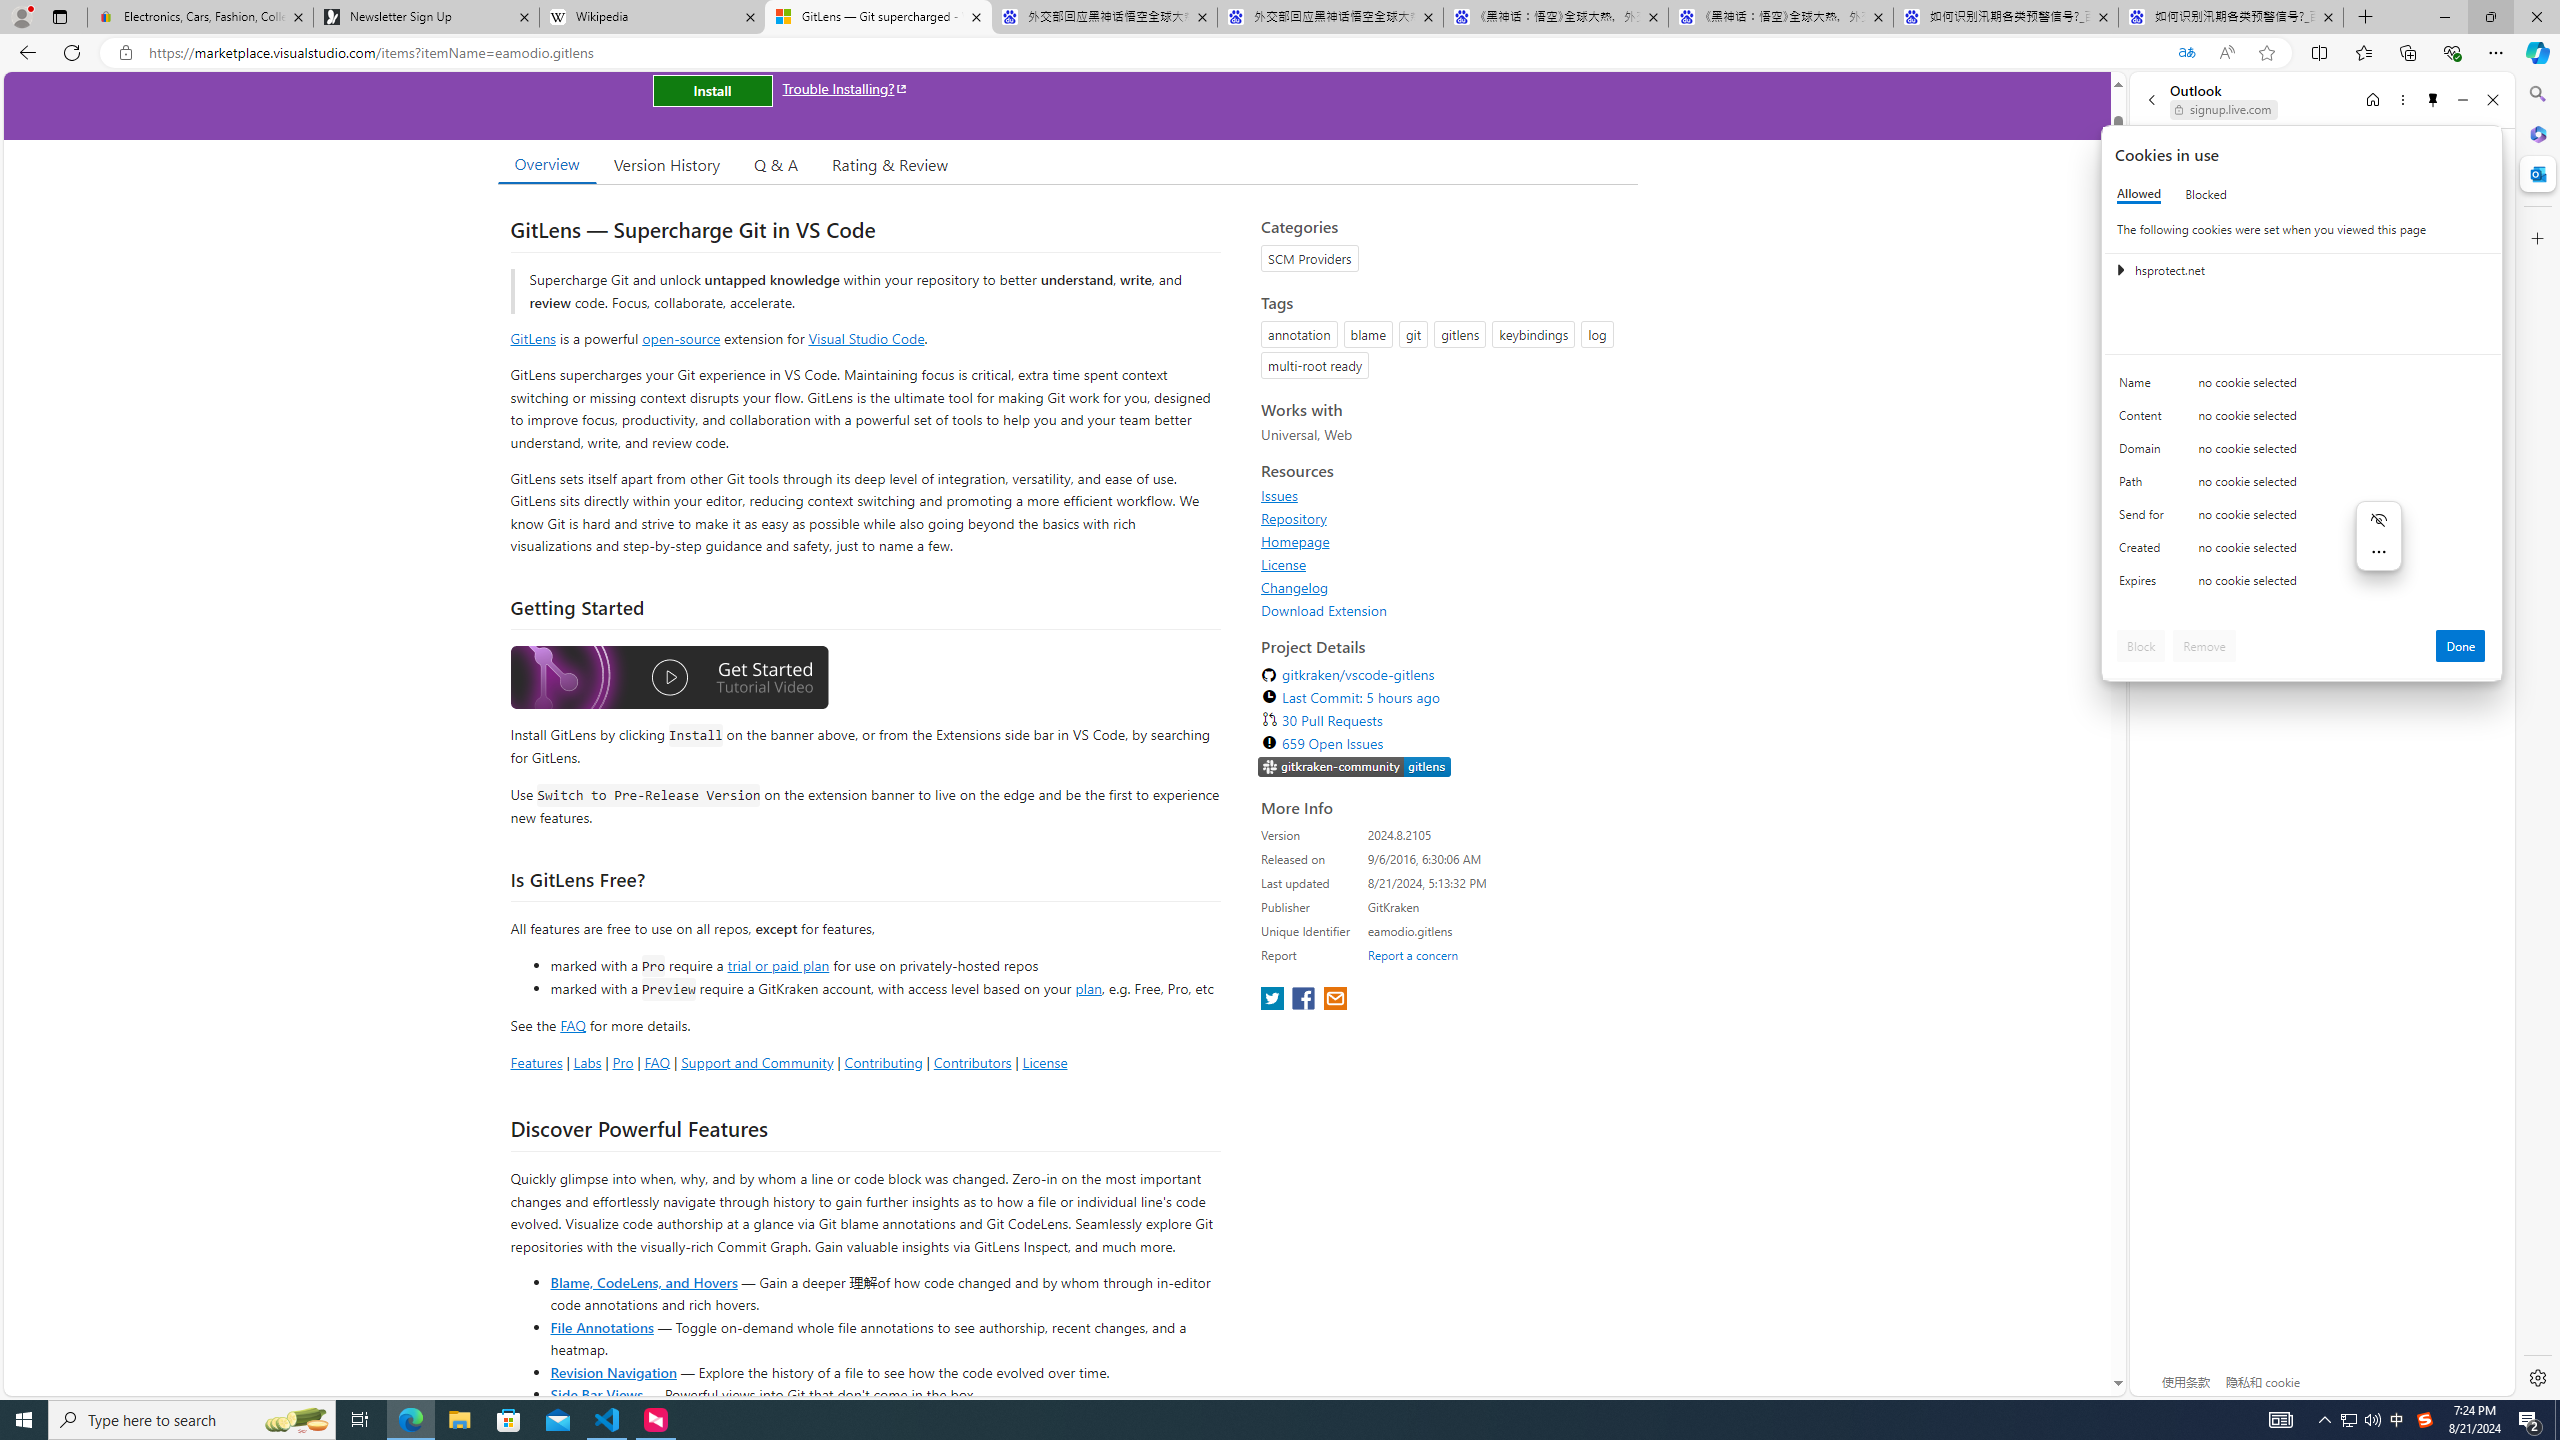  I want to click on 'no cookie selected', so click(2341, 585).